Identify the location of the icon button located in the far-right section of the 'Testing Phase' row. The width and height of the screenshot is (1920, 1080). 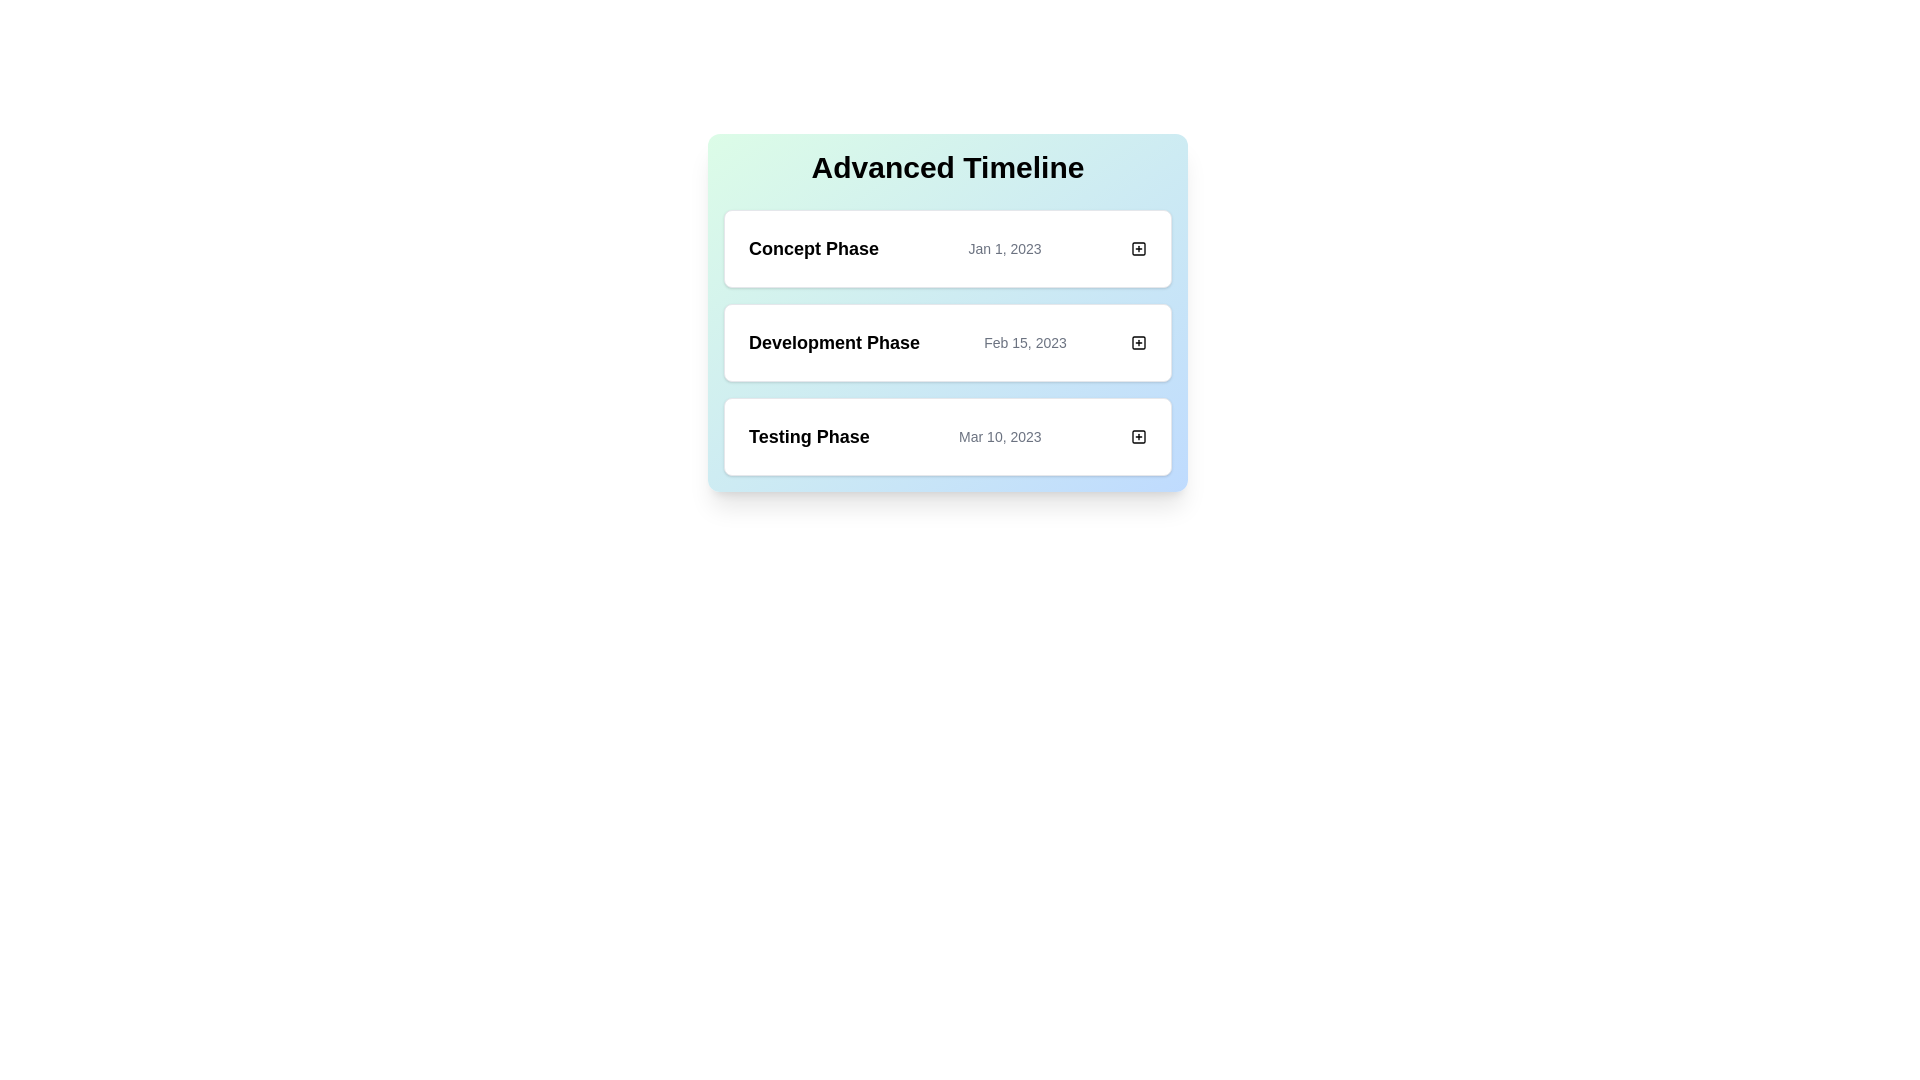
(1138, 435).